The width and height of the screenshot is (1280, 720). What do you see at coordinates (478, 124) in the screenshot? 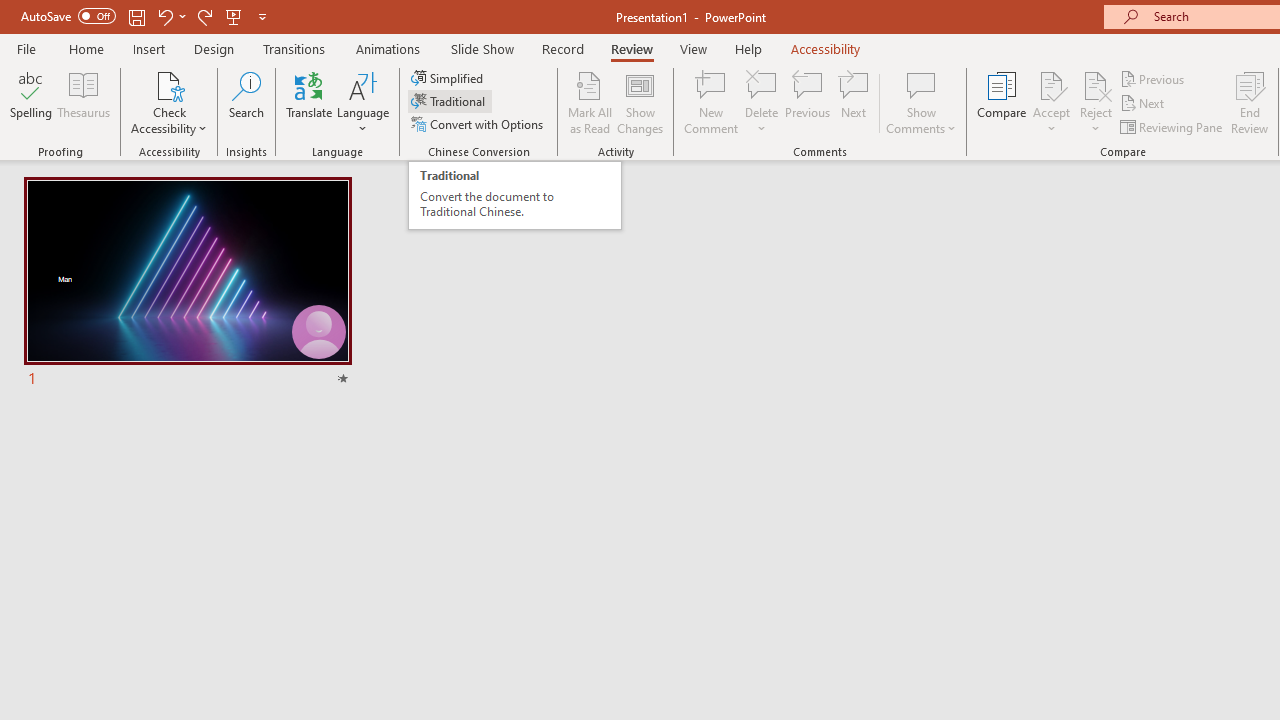
I see `'Convert with Options...'` at bounding box center [478, 124].